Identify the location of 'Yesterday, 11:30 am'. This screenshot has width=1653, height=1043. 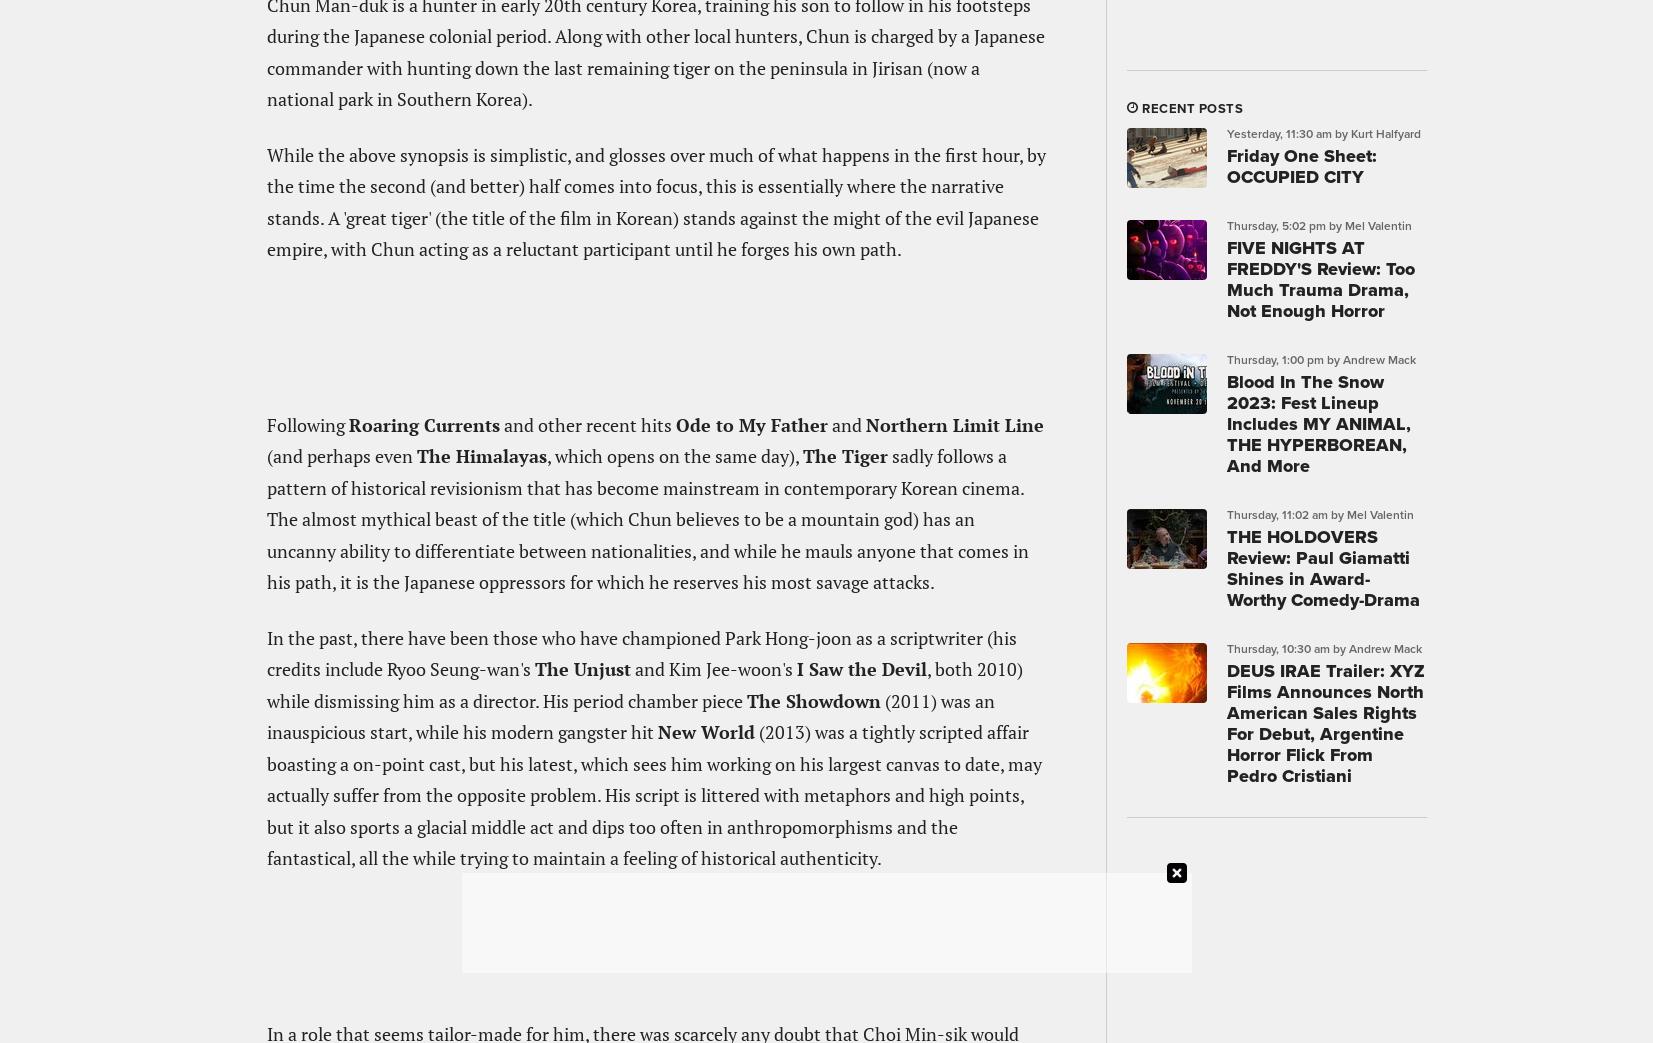
(1278, 132).